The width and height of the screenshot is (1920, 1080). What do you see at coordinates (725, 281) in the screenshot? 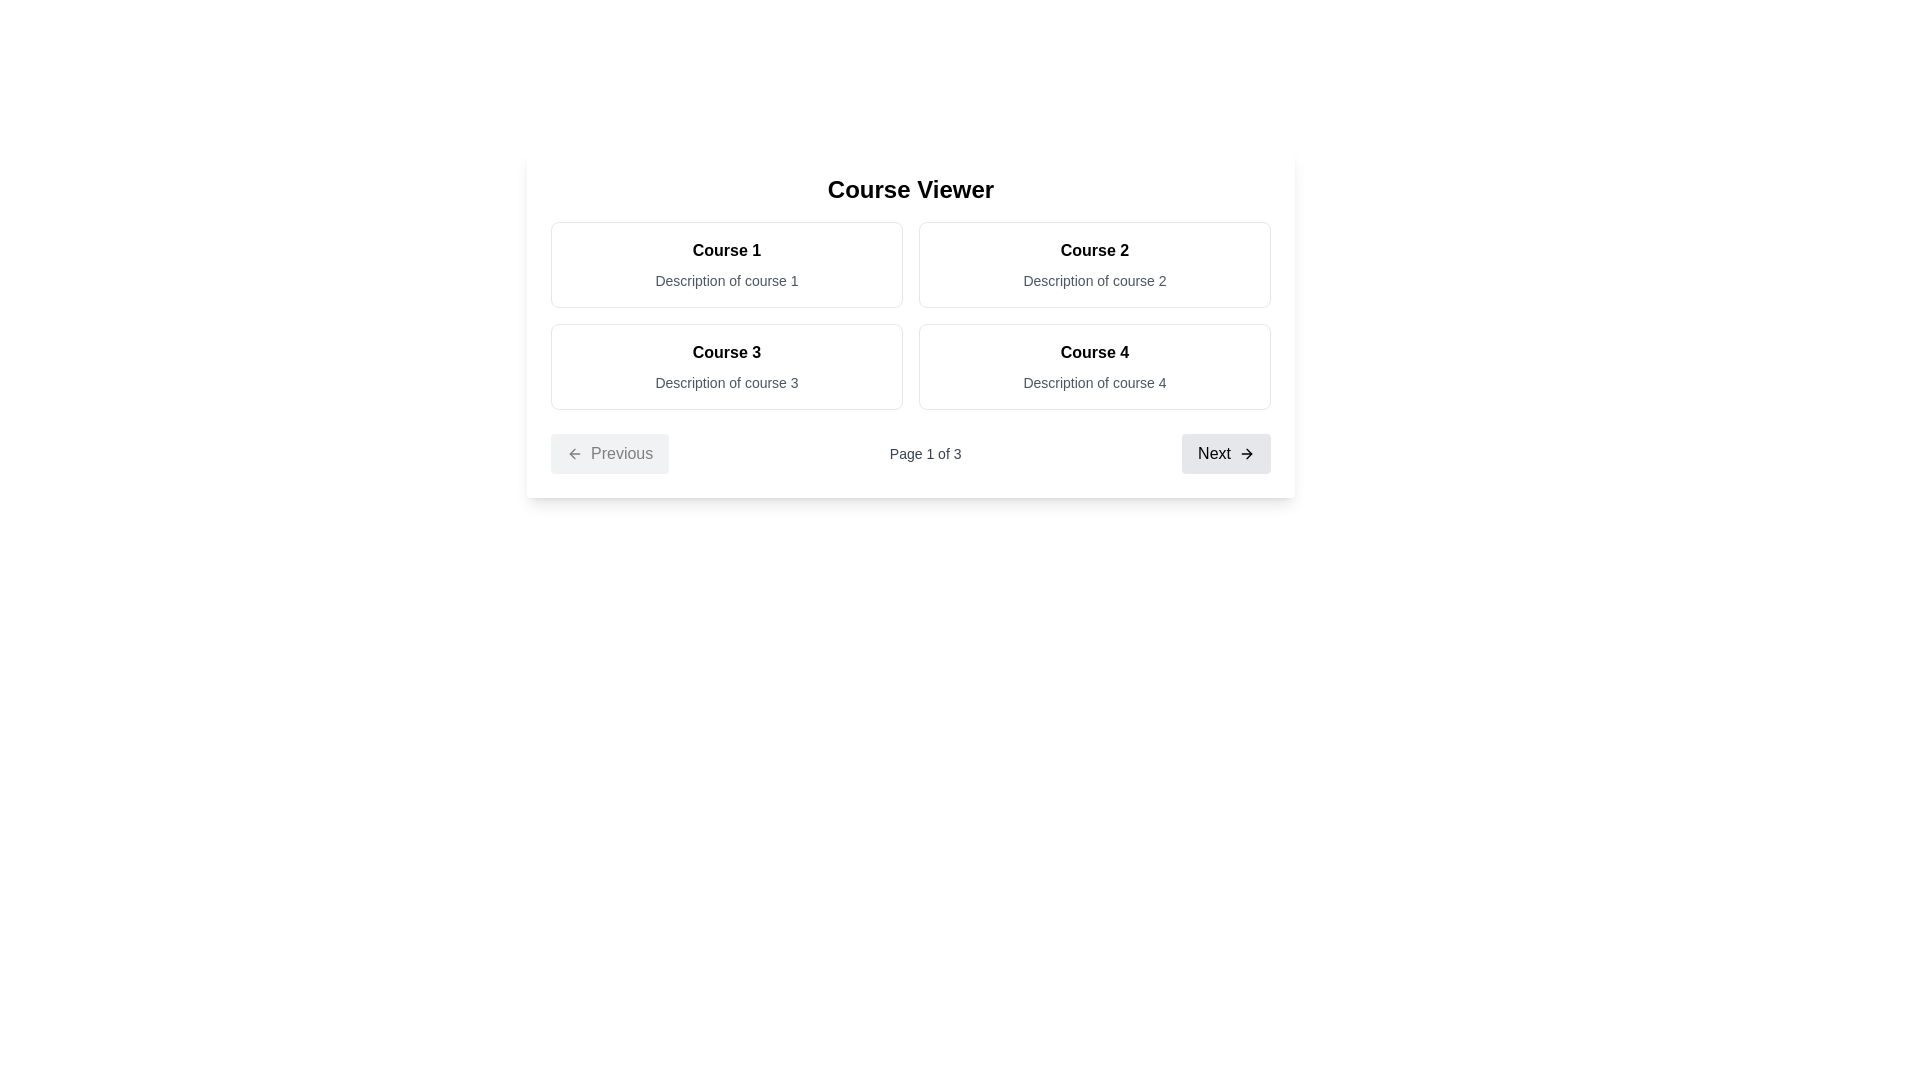
I see `the descriptive text label for 'Course 1', which is the second inline component within its box located in the top-left corner of the 'Course Viewer'` at bounding box center [725, 281].